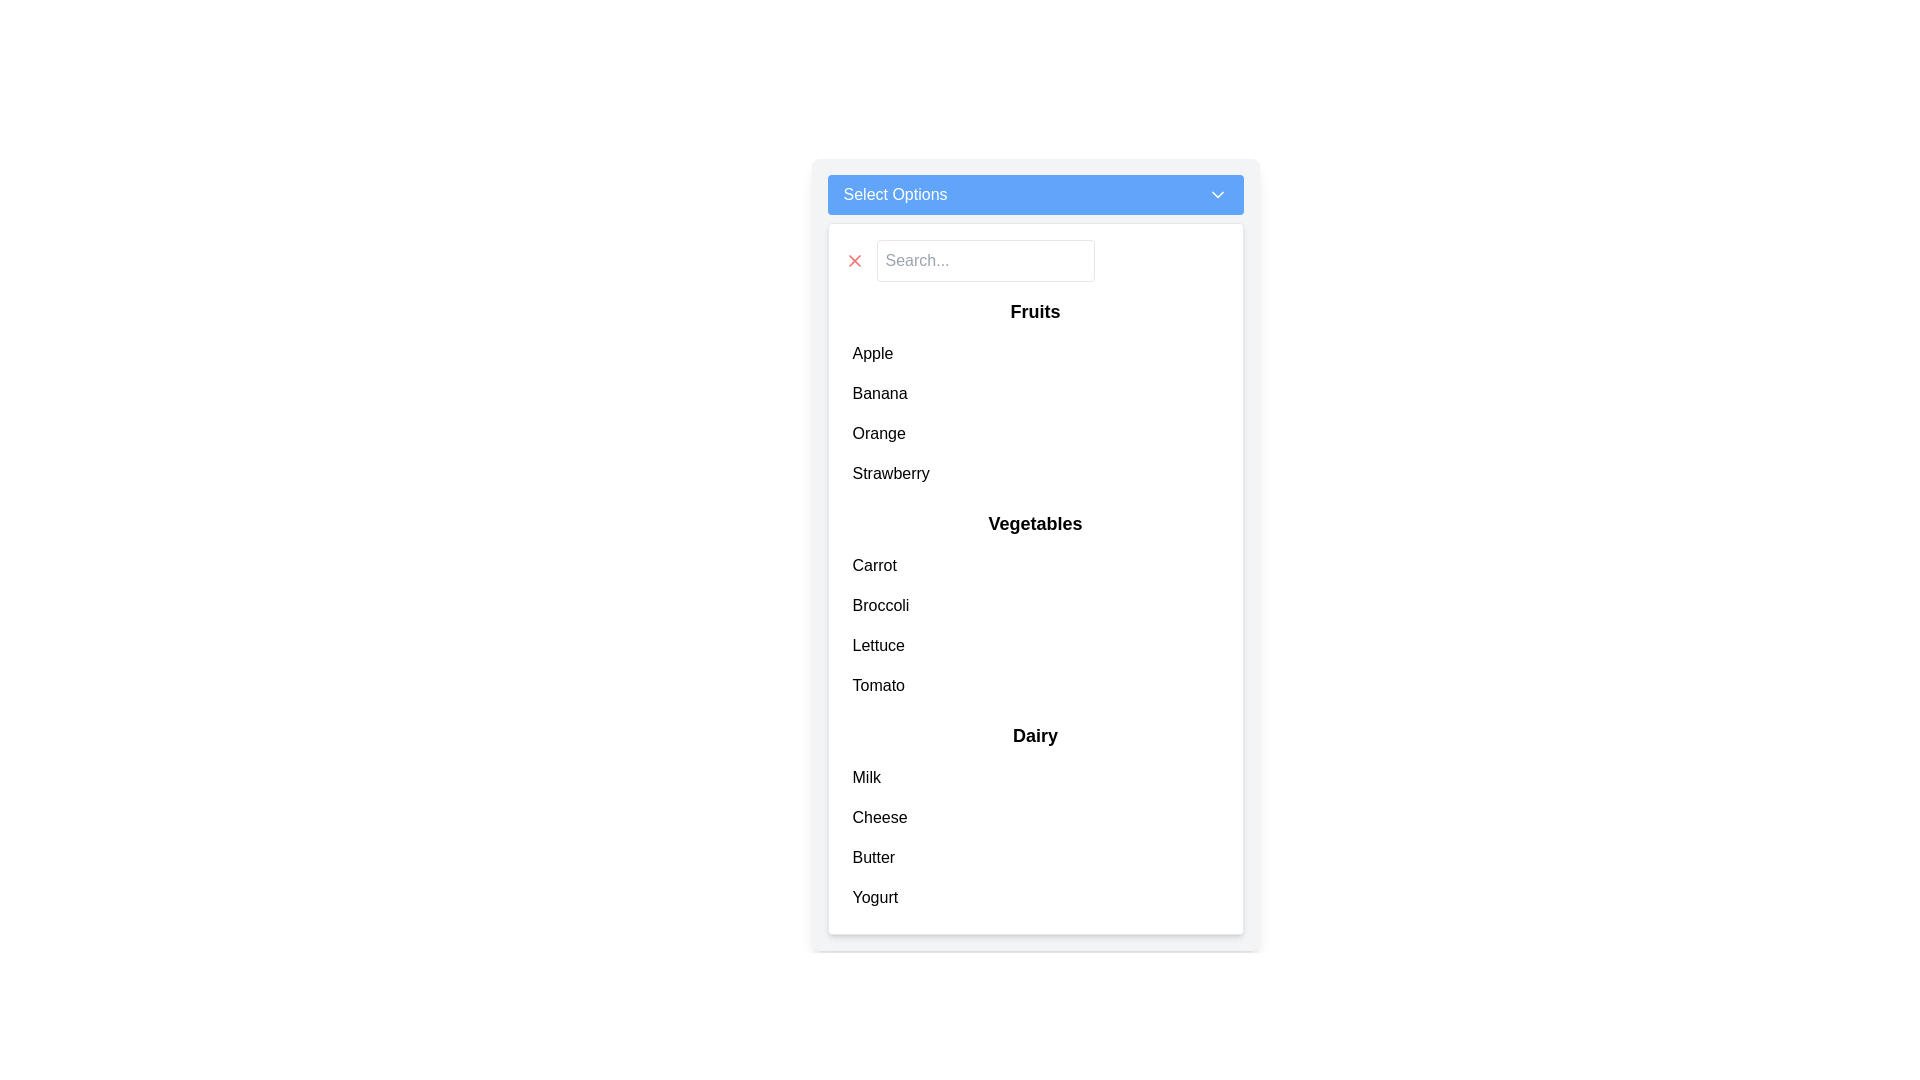  What do you see at coordinates (873, 856) in the screenshot?
I see `the 'Butter' text label in the dropdown menu under the 'Dairy' category, which is the third item listed` at bounding box center [873, 856].